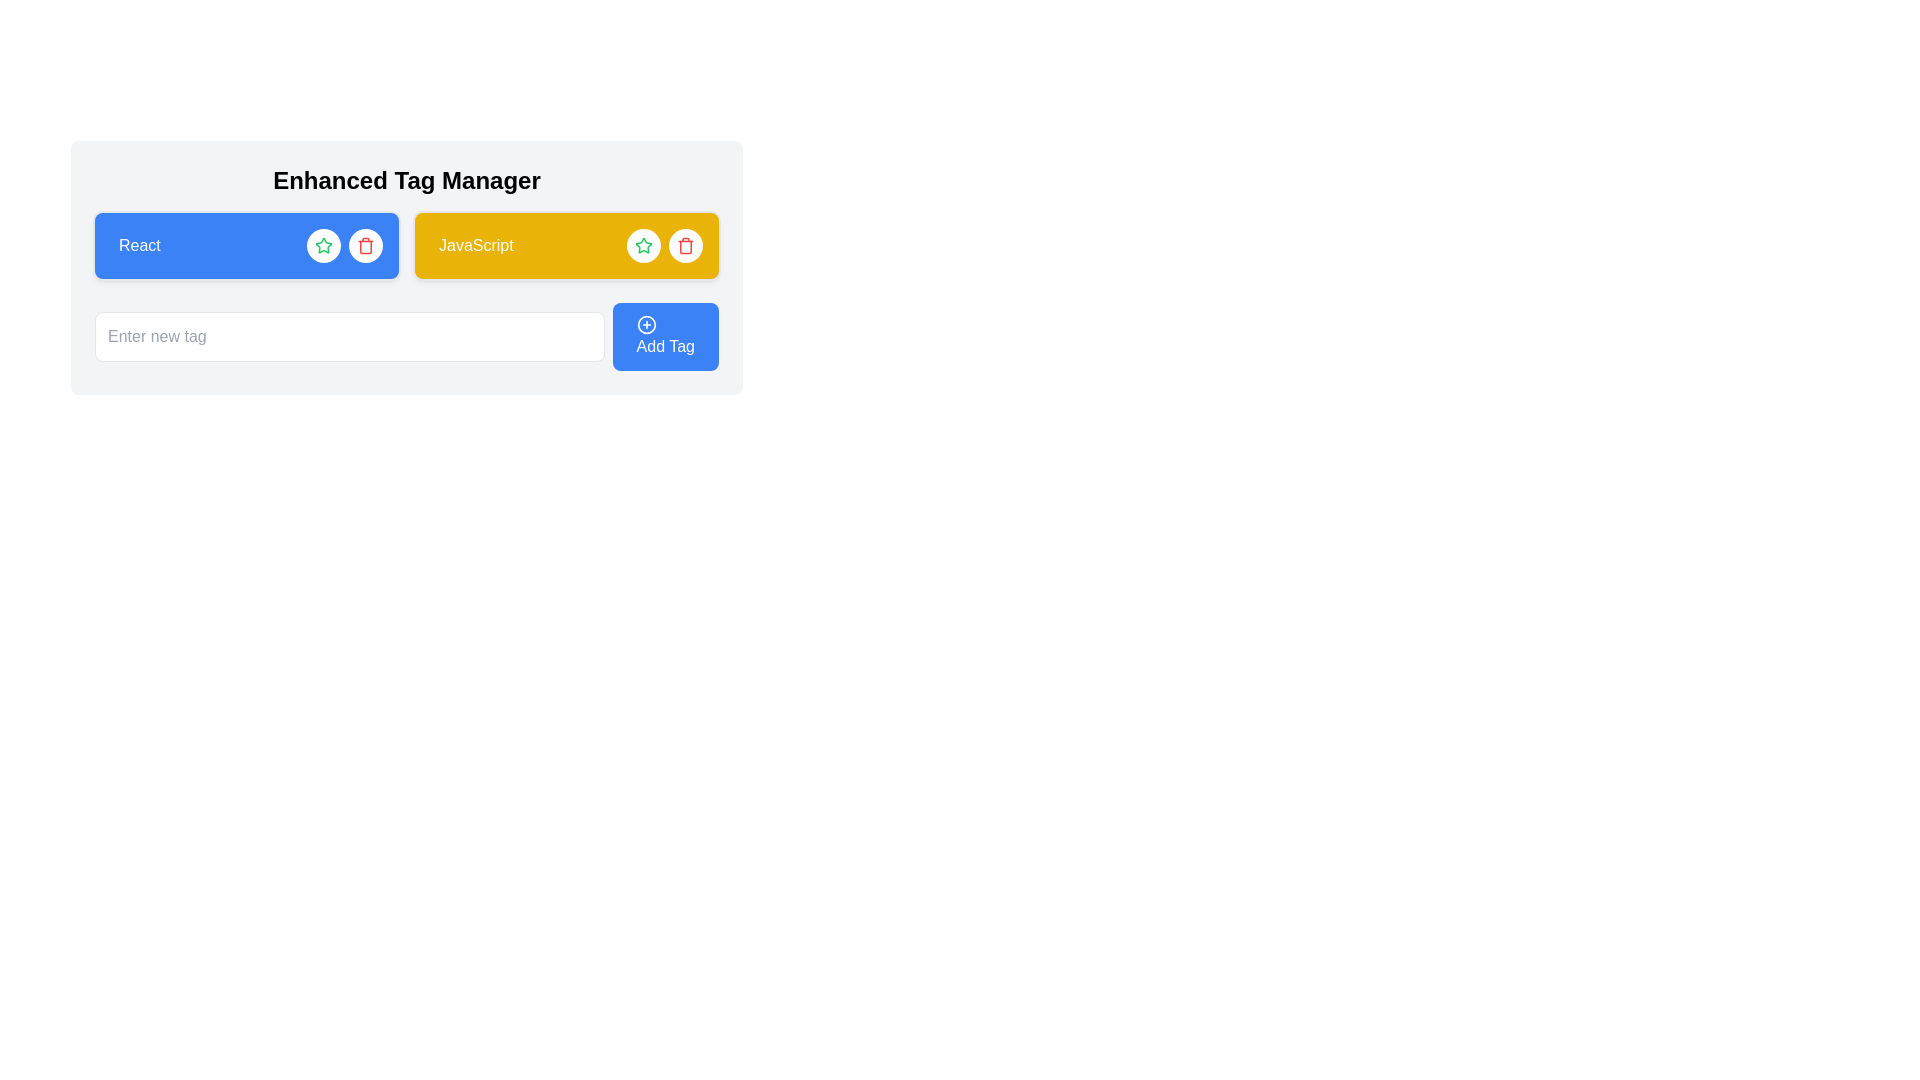 The height and width of the screenshot is (1080, 1920). Describe the element at coordinates (324, 245) in the screenshot. I see `the circular button with a white background and a green star icon` at that location.